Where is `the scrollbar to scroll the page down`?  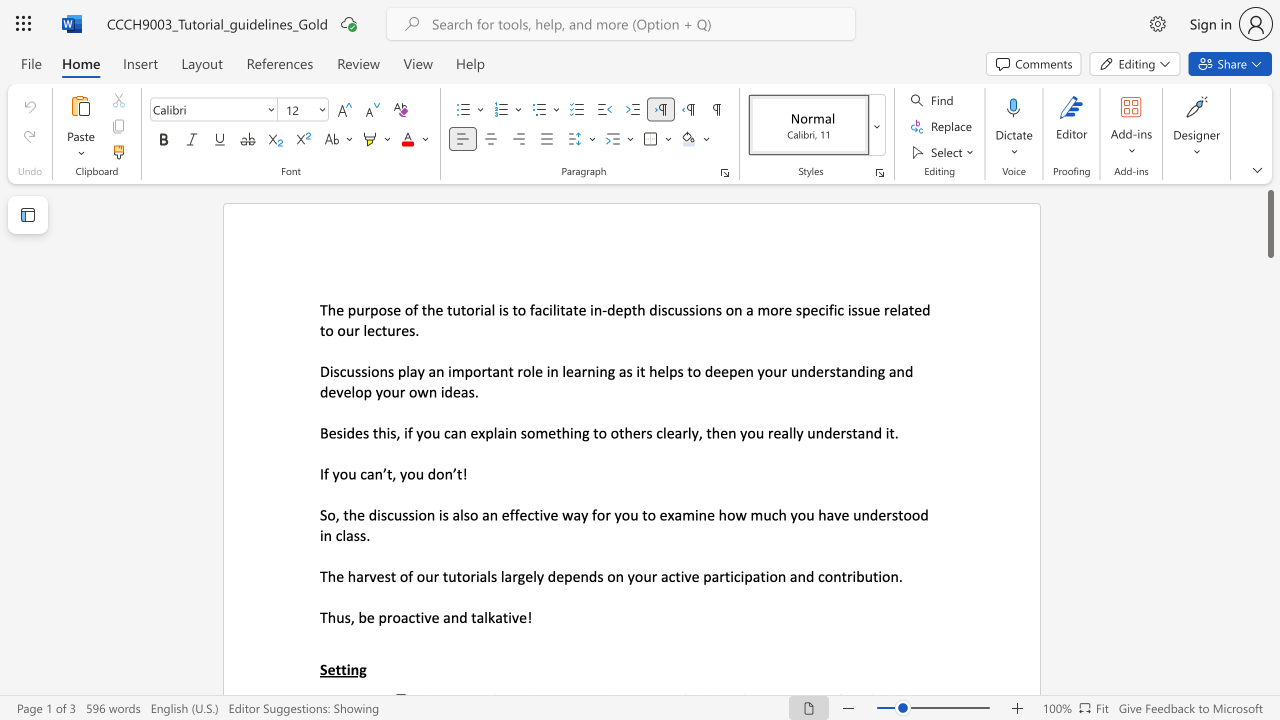 the scrollbar to scroll the page down is located at coordinates (1269, 508).